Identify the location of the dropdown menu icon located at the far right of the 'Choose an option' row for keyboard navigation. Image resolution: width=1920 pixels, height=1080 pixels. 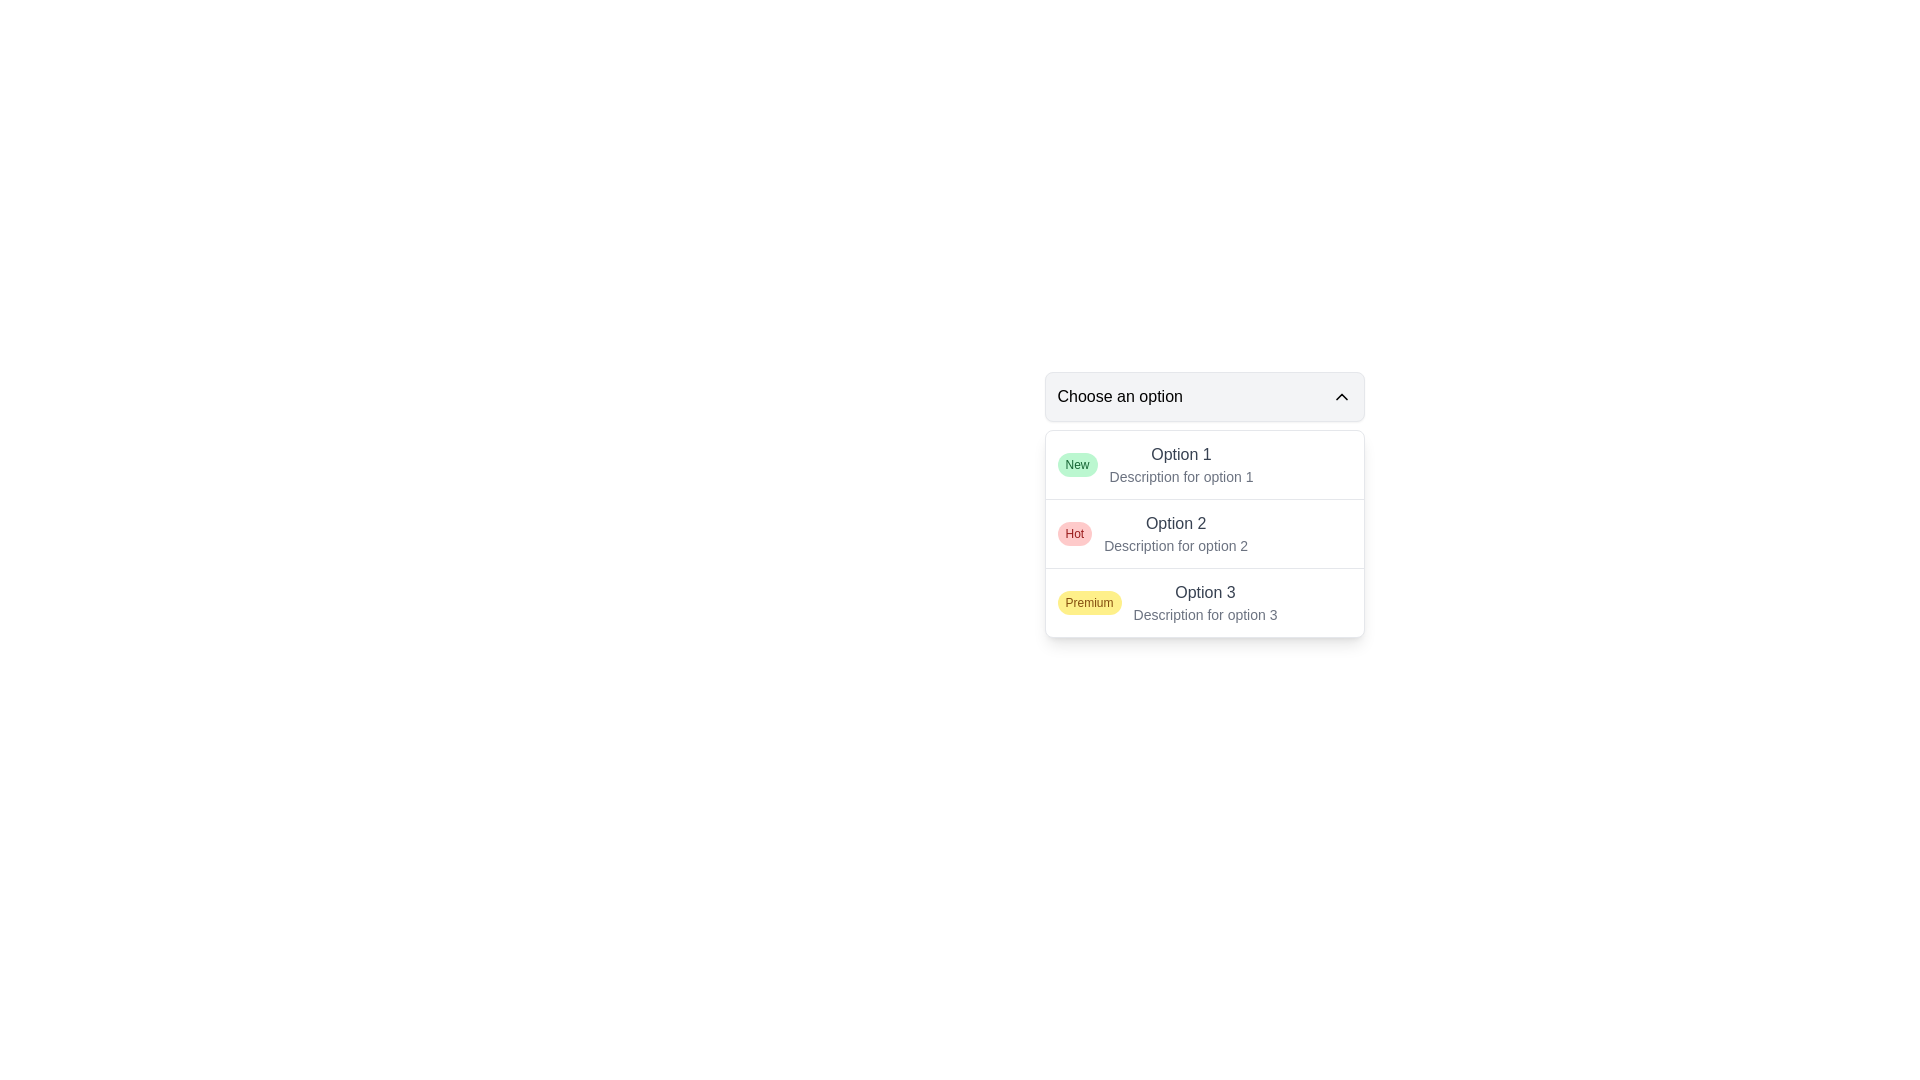
(1341, 397).